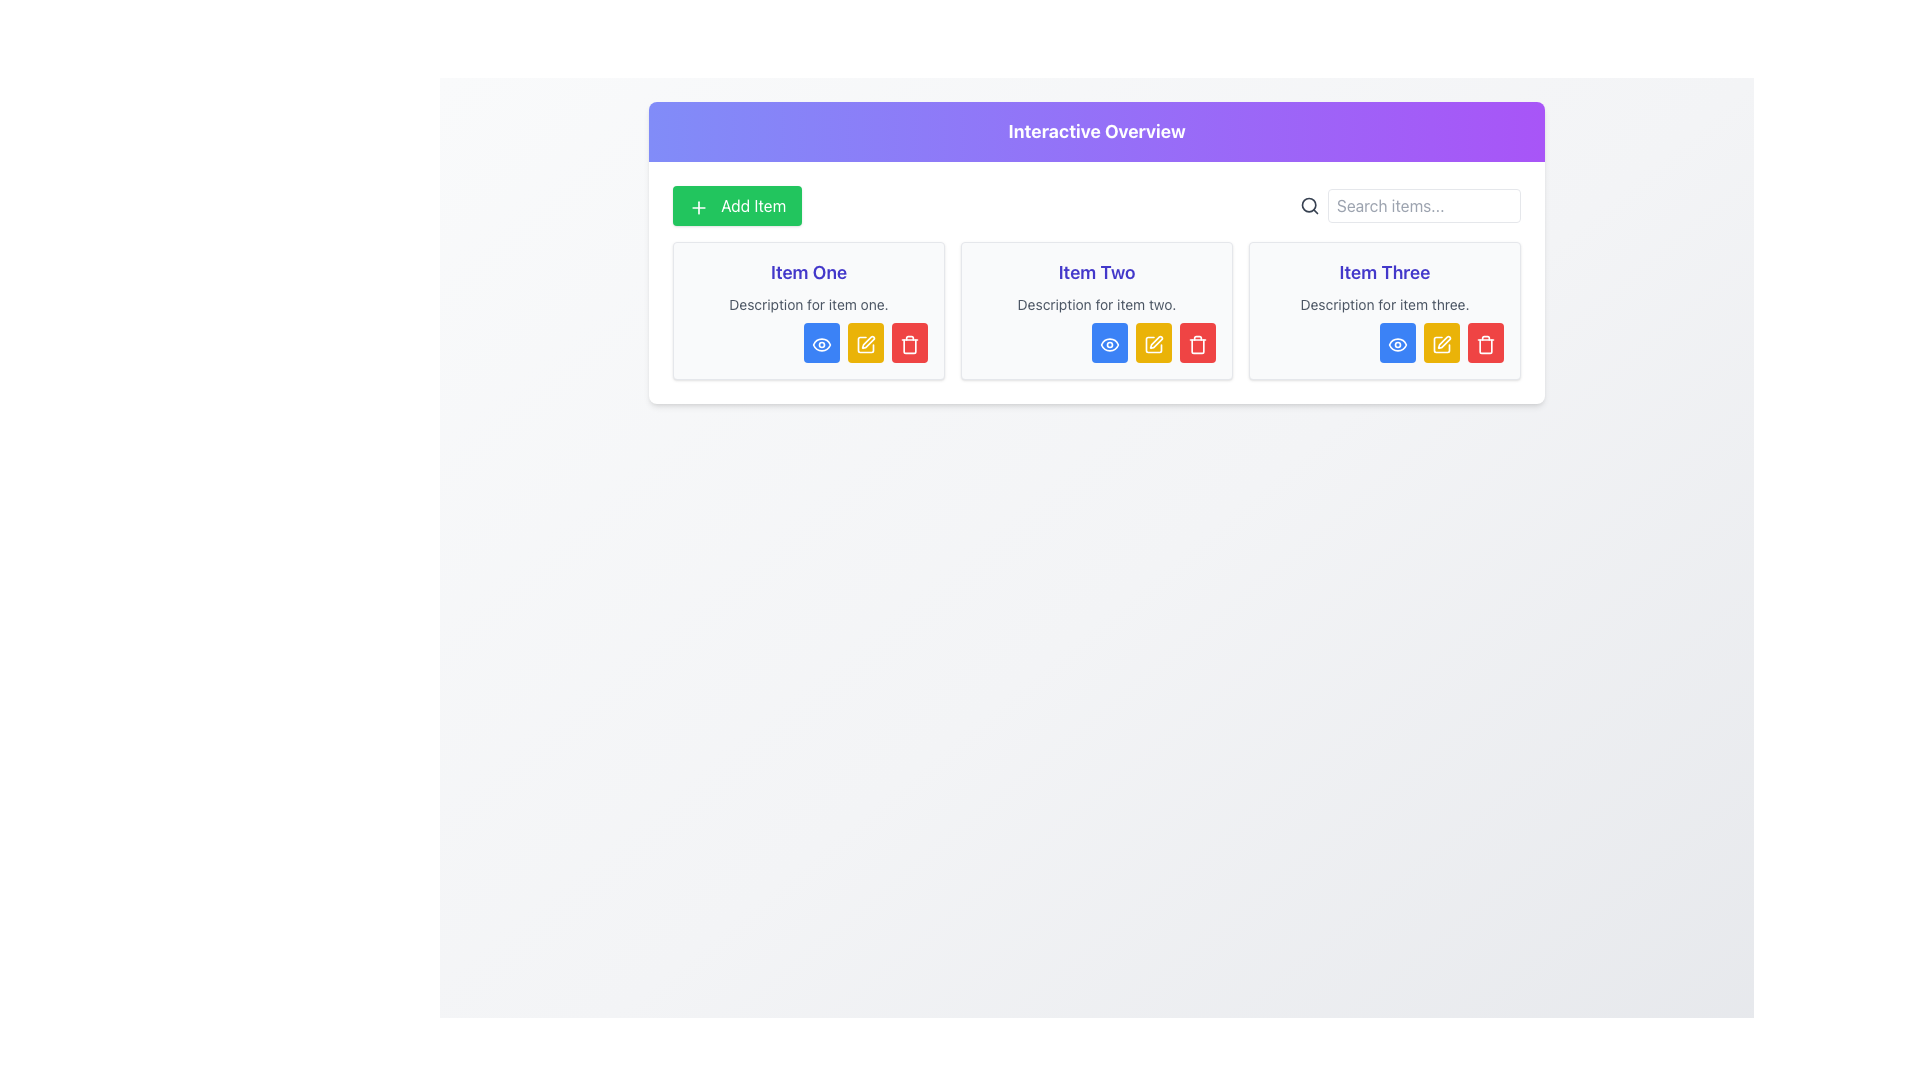  I want to click on the delete button with a trash can icon, which is the fourth button in a horizontal layout of four buttons under 'Item One', to change its color, so click(909, 342).